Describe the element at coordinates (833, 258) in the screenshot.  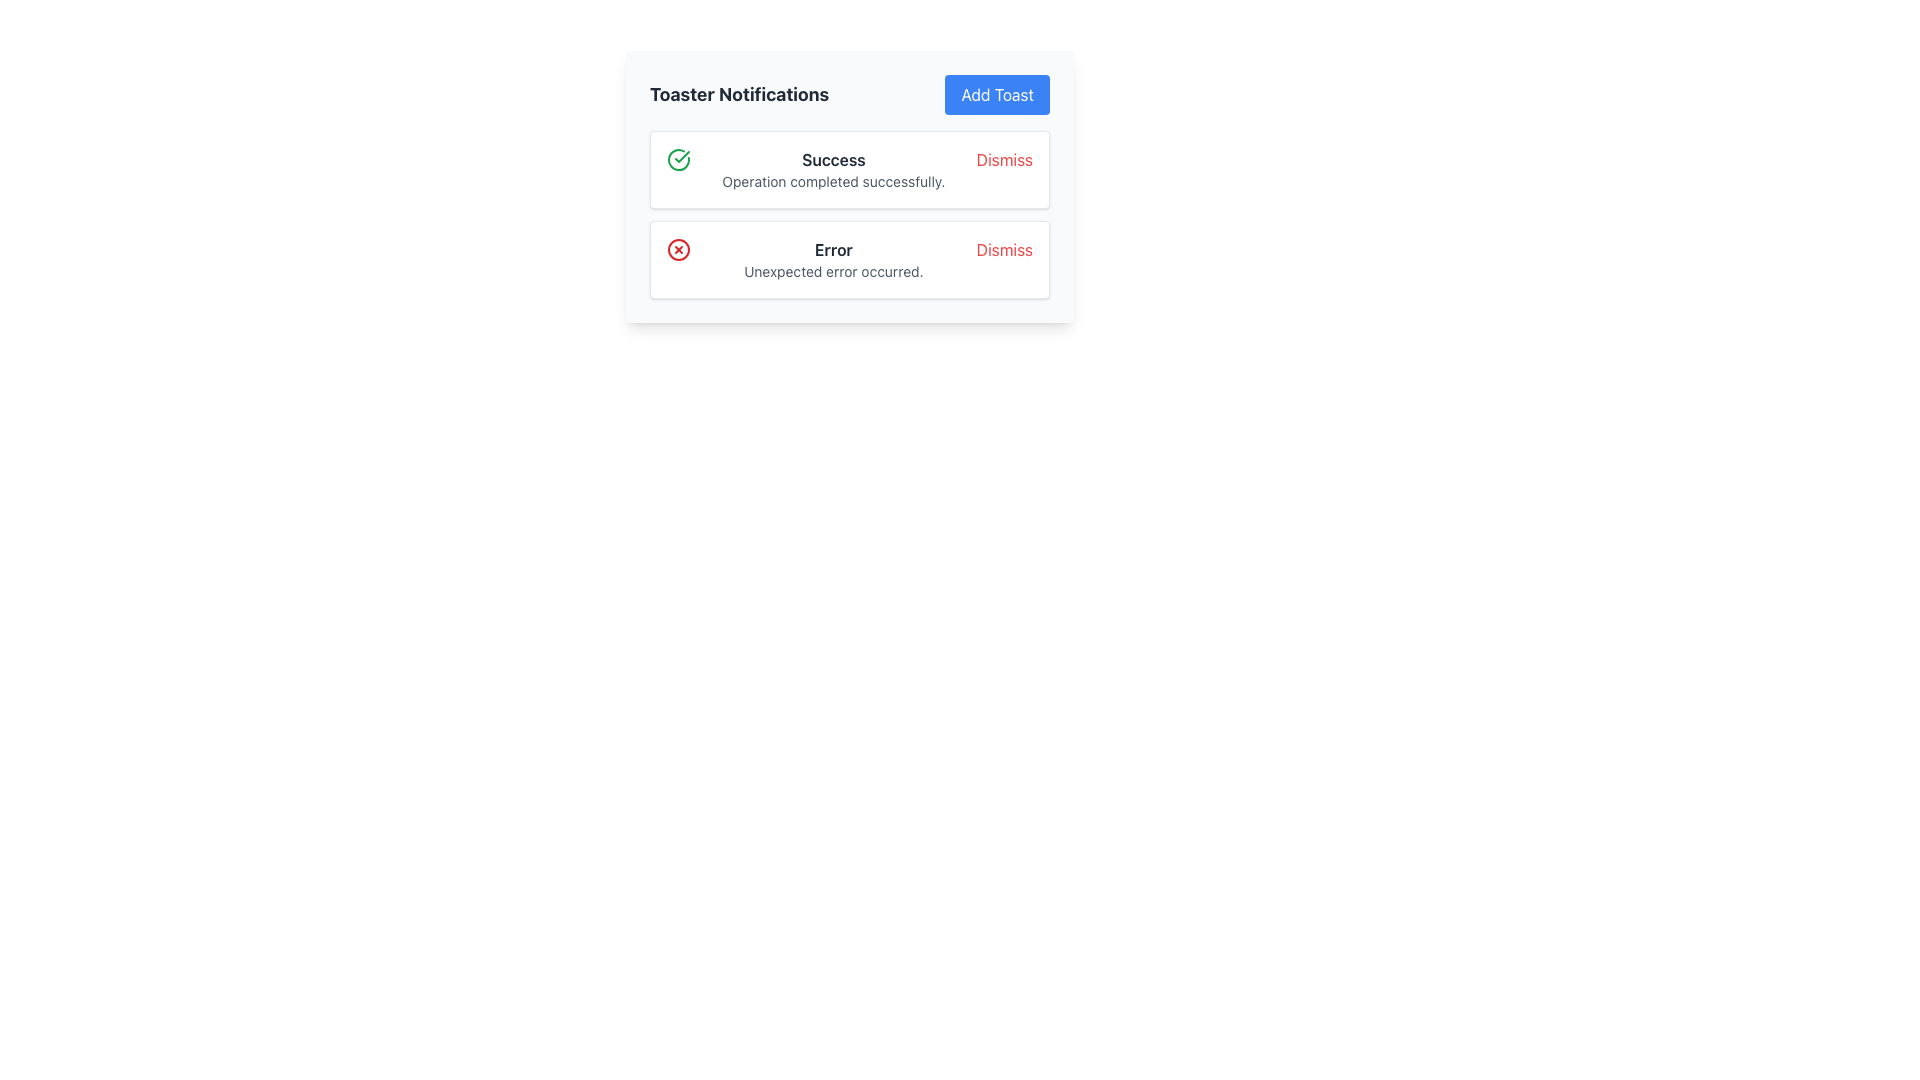
I see `message displayed in the notification box, which states 'Error' in bold followed by 'Unexpected error occurred.'` at that location.